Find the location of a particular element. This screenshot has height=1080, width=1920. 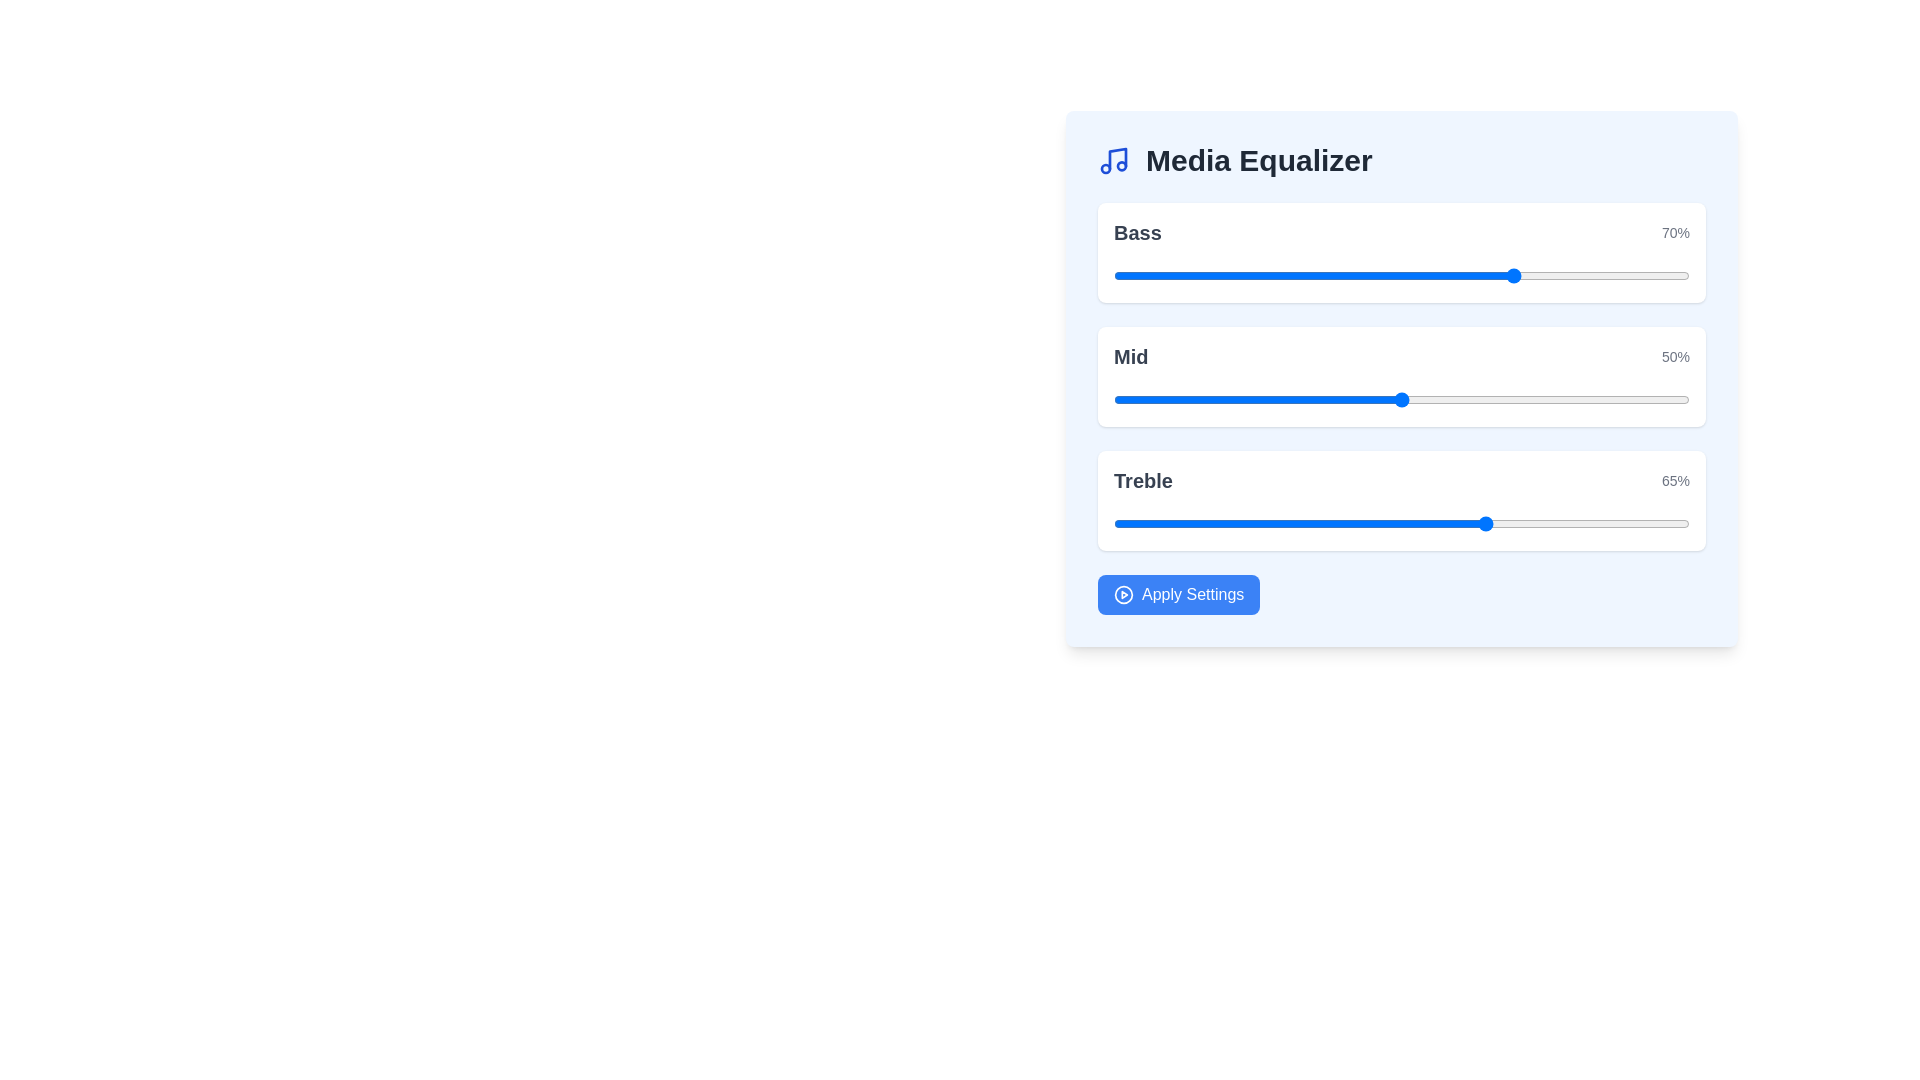

the slider is located at coordinates (1556, 400).